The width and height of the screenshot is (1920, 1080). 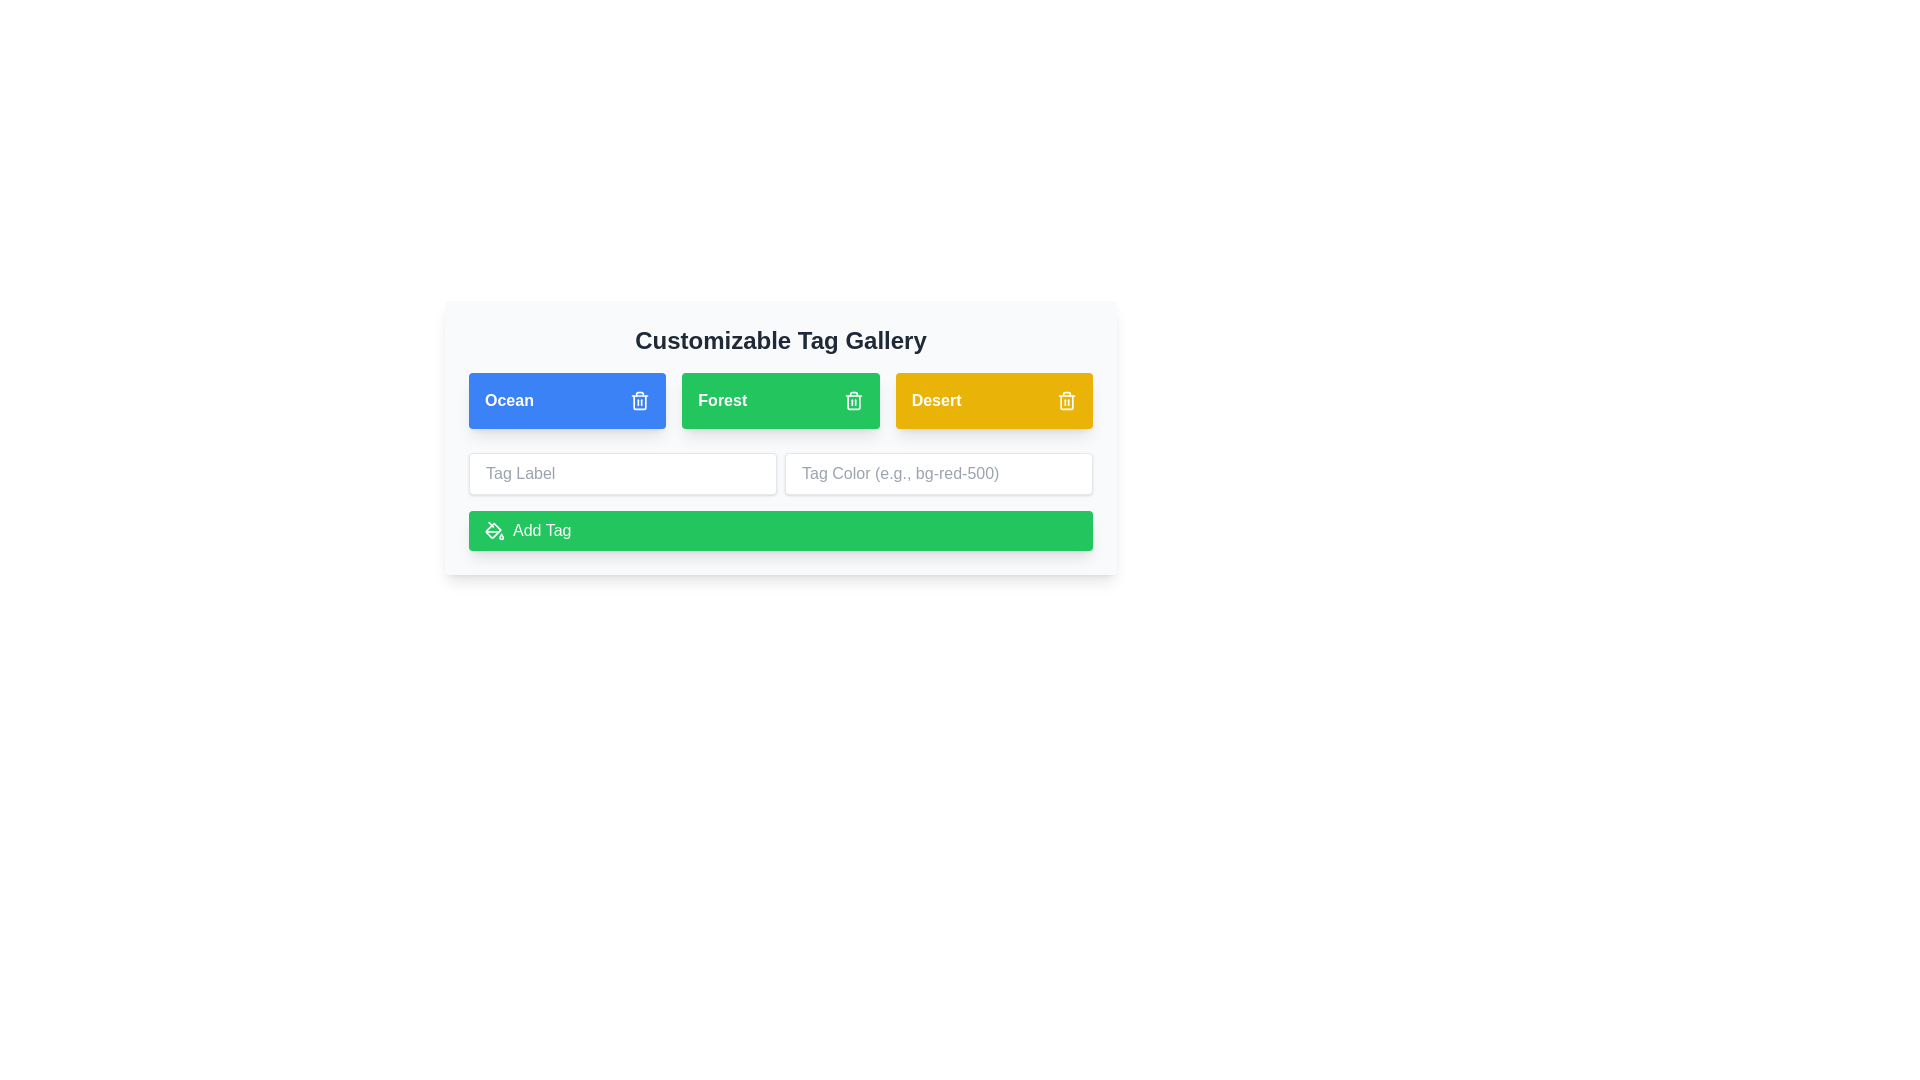 I want to click on the delete icon of the chip labeled Forest, so click(x=853, y=401).